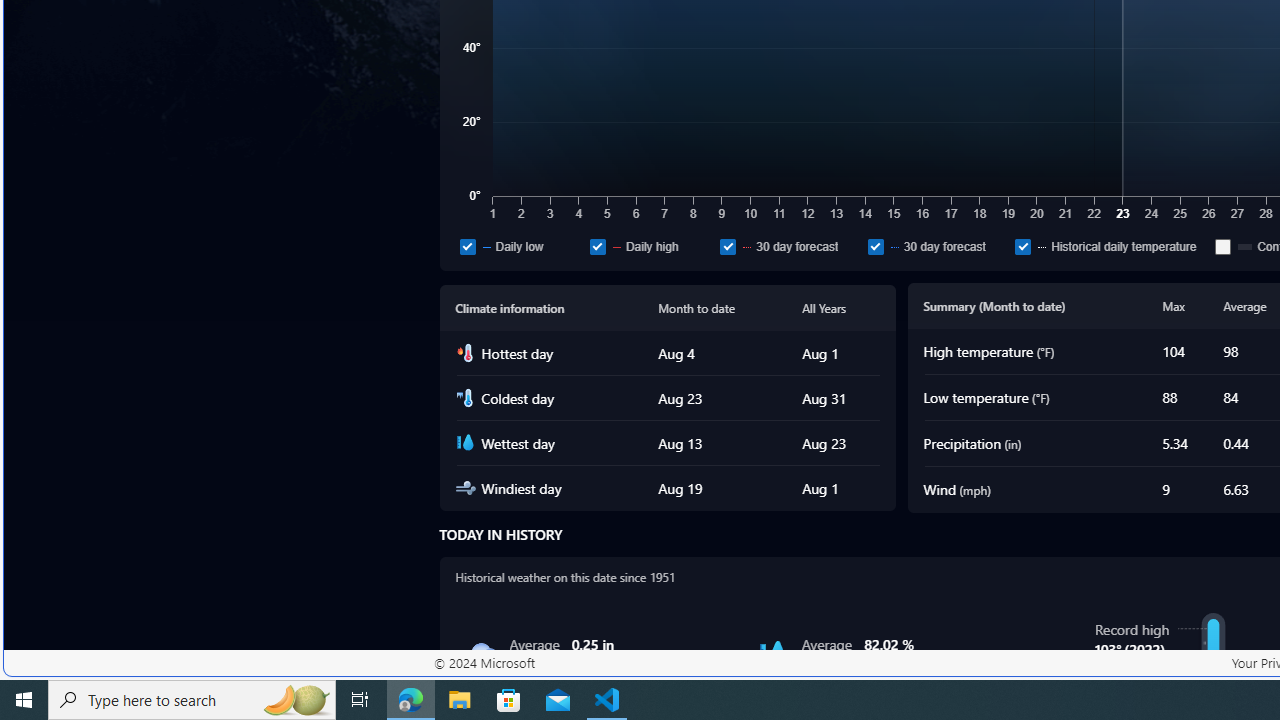 Image resolution: width=1280 pixels, height=720 pixels. What do you see at coordinates (520, 245) in the screenshot?
I see `'Daily low'` at bounding box center [520, 245].